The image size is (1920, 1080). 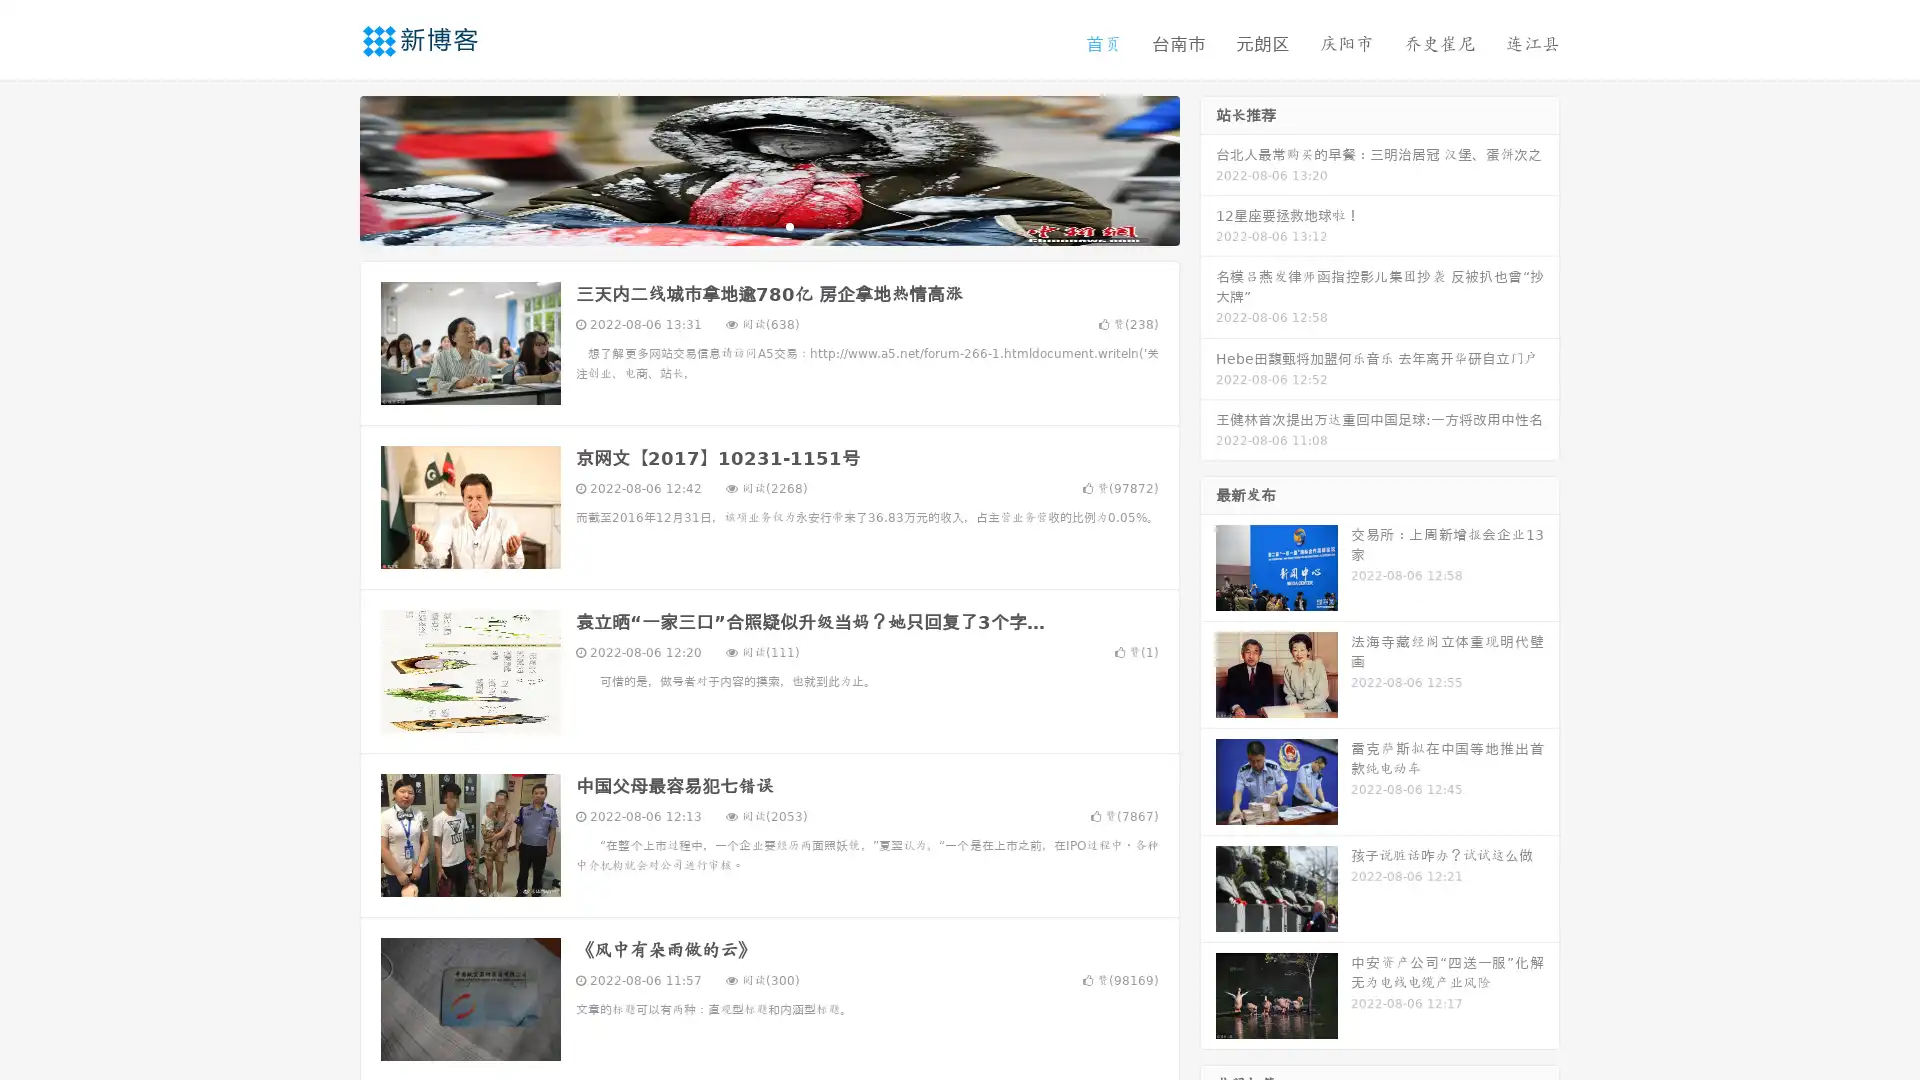 What do you see at coordinates (1208, 168) in the screenshot?
I see `Next slide` at bounding box center [1208, 168].